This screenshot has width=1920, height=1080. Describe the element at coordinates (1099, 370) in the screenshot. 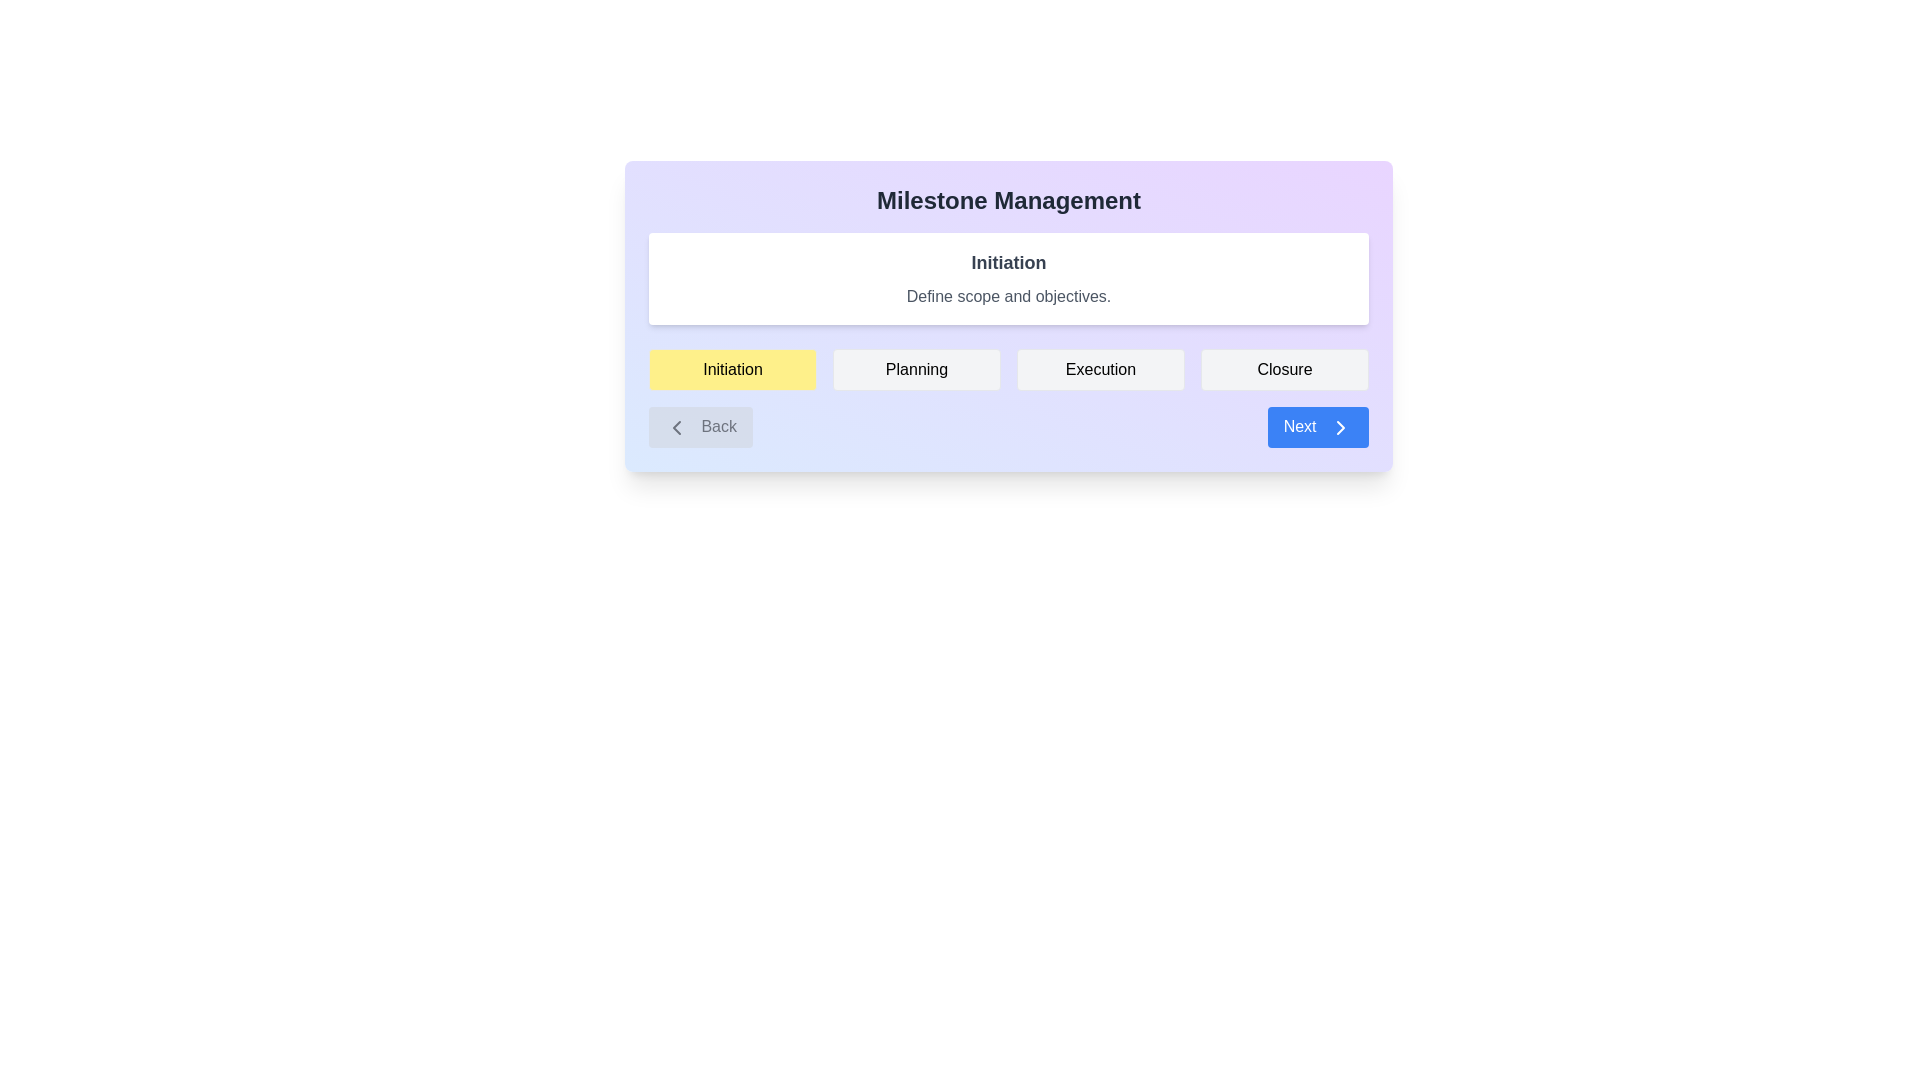

I see `the 'Execution' text label indicating the phase of a milestone management process, which is located between the 'Planning' and 'Closure' containers under the 'Initiation' heading` at that location.